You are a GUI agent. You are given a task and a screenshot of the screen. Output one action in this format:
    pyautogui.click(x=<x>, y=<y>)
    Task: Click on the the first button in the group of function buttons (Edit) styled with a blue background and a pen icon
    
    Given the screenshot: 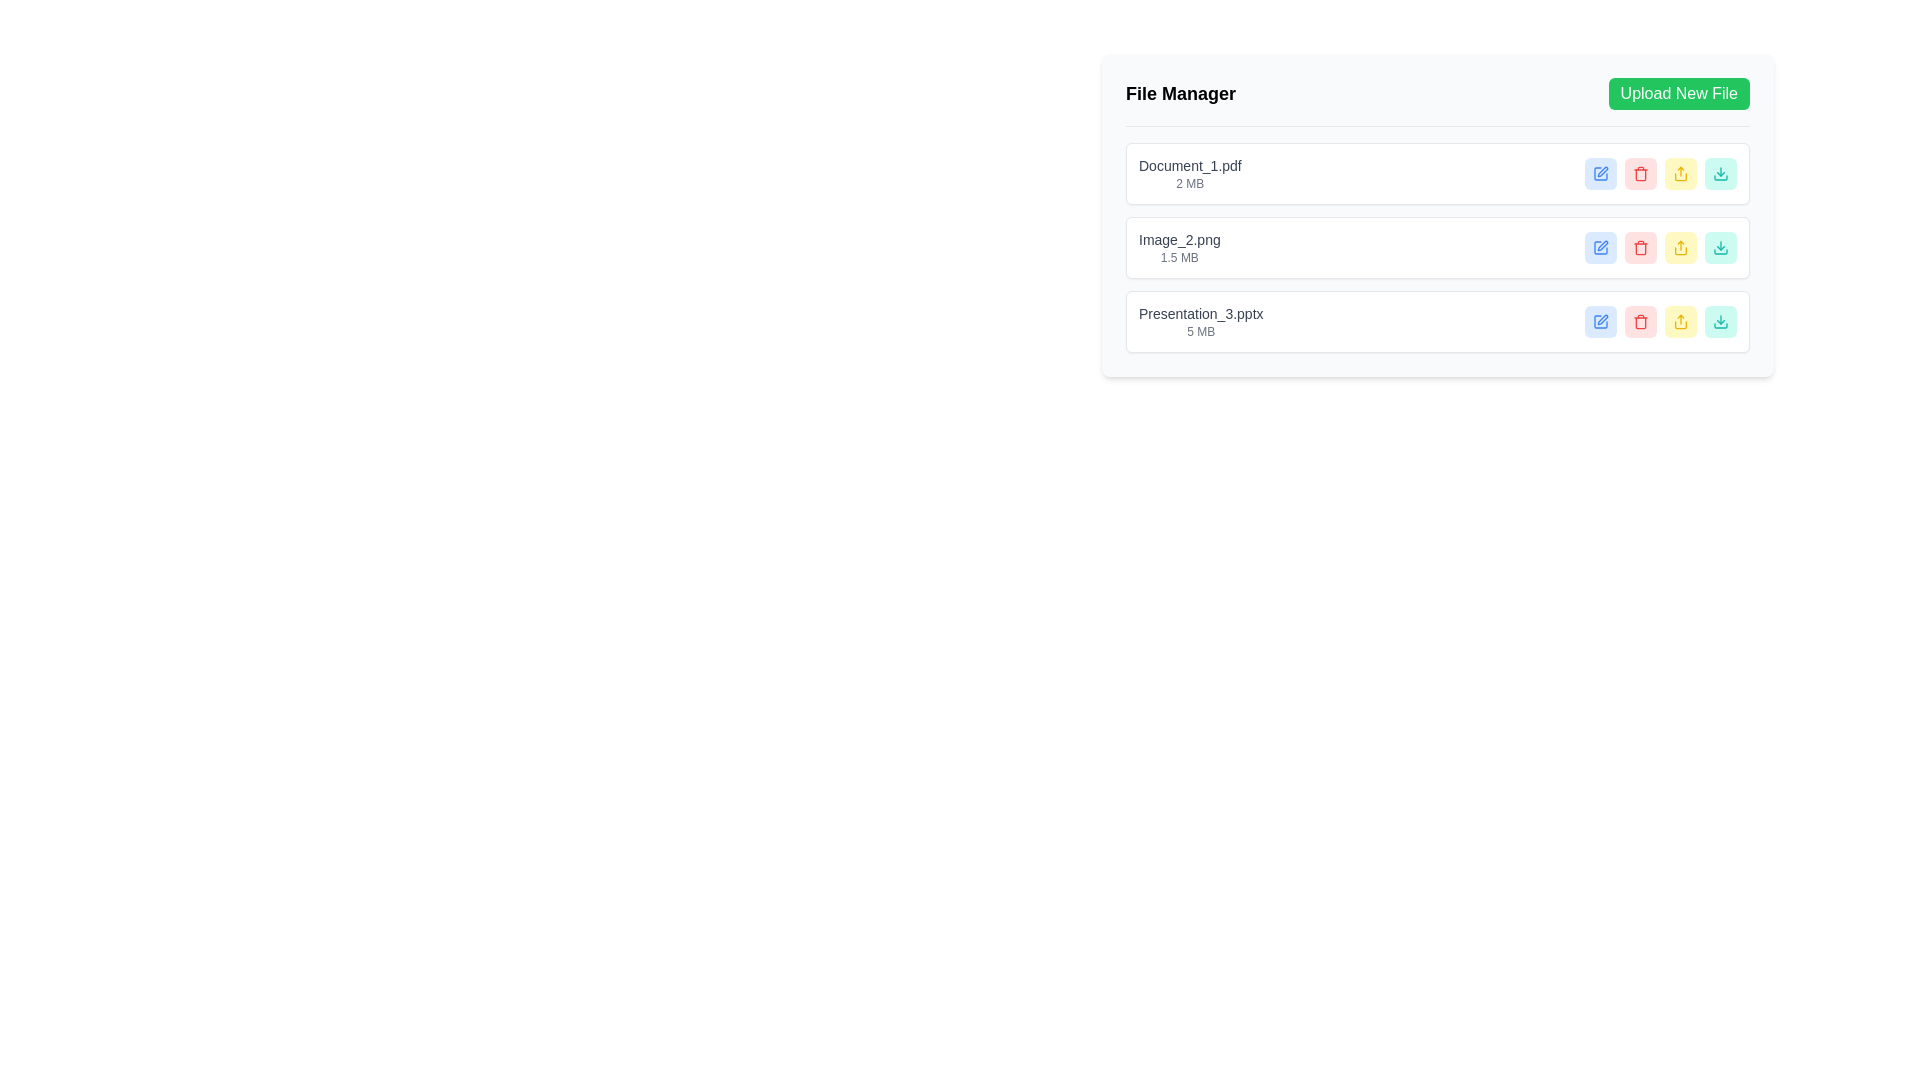 What is the action you would take?
    pyautogui.click(x=1601, y=246)
    